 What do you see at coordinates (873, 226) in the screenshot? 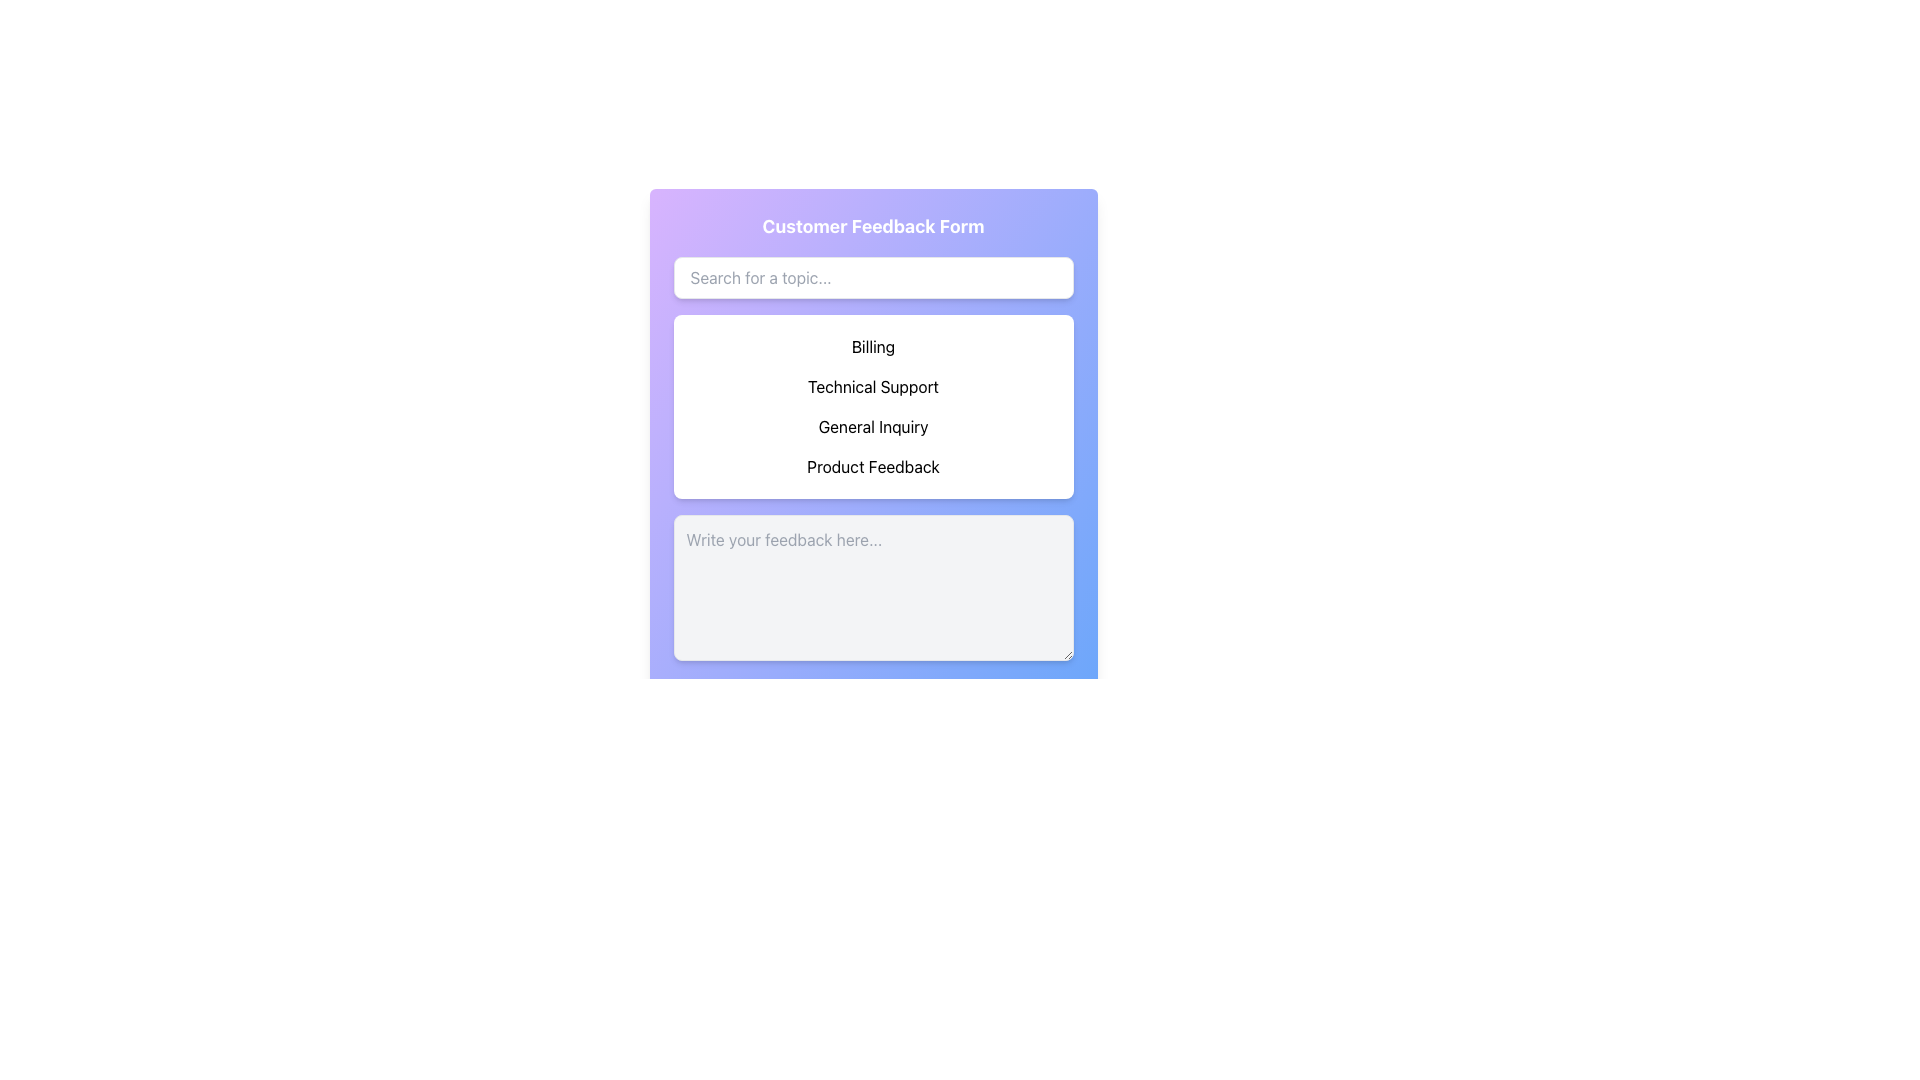
I see `the header text element that displays 'Customer Feedback Form', which is styled in bold and center-aligned on a gradient background` at bounding box center [873, 226].